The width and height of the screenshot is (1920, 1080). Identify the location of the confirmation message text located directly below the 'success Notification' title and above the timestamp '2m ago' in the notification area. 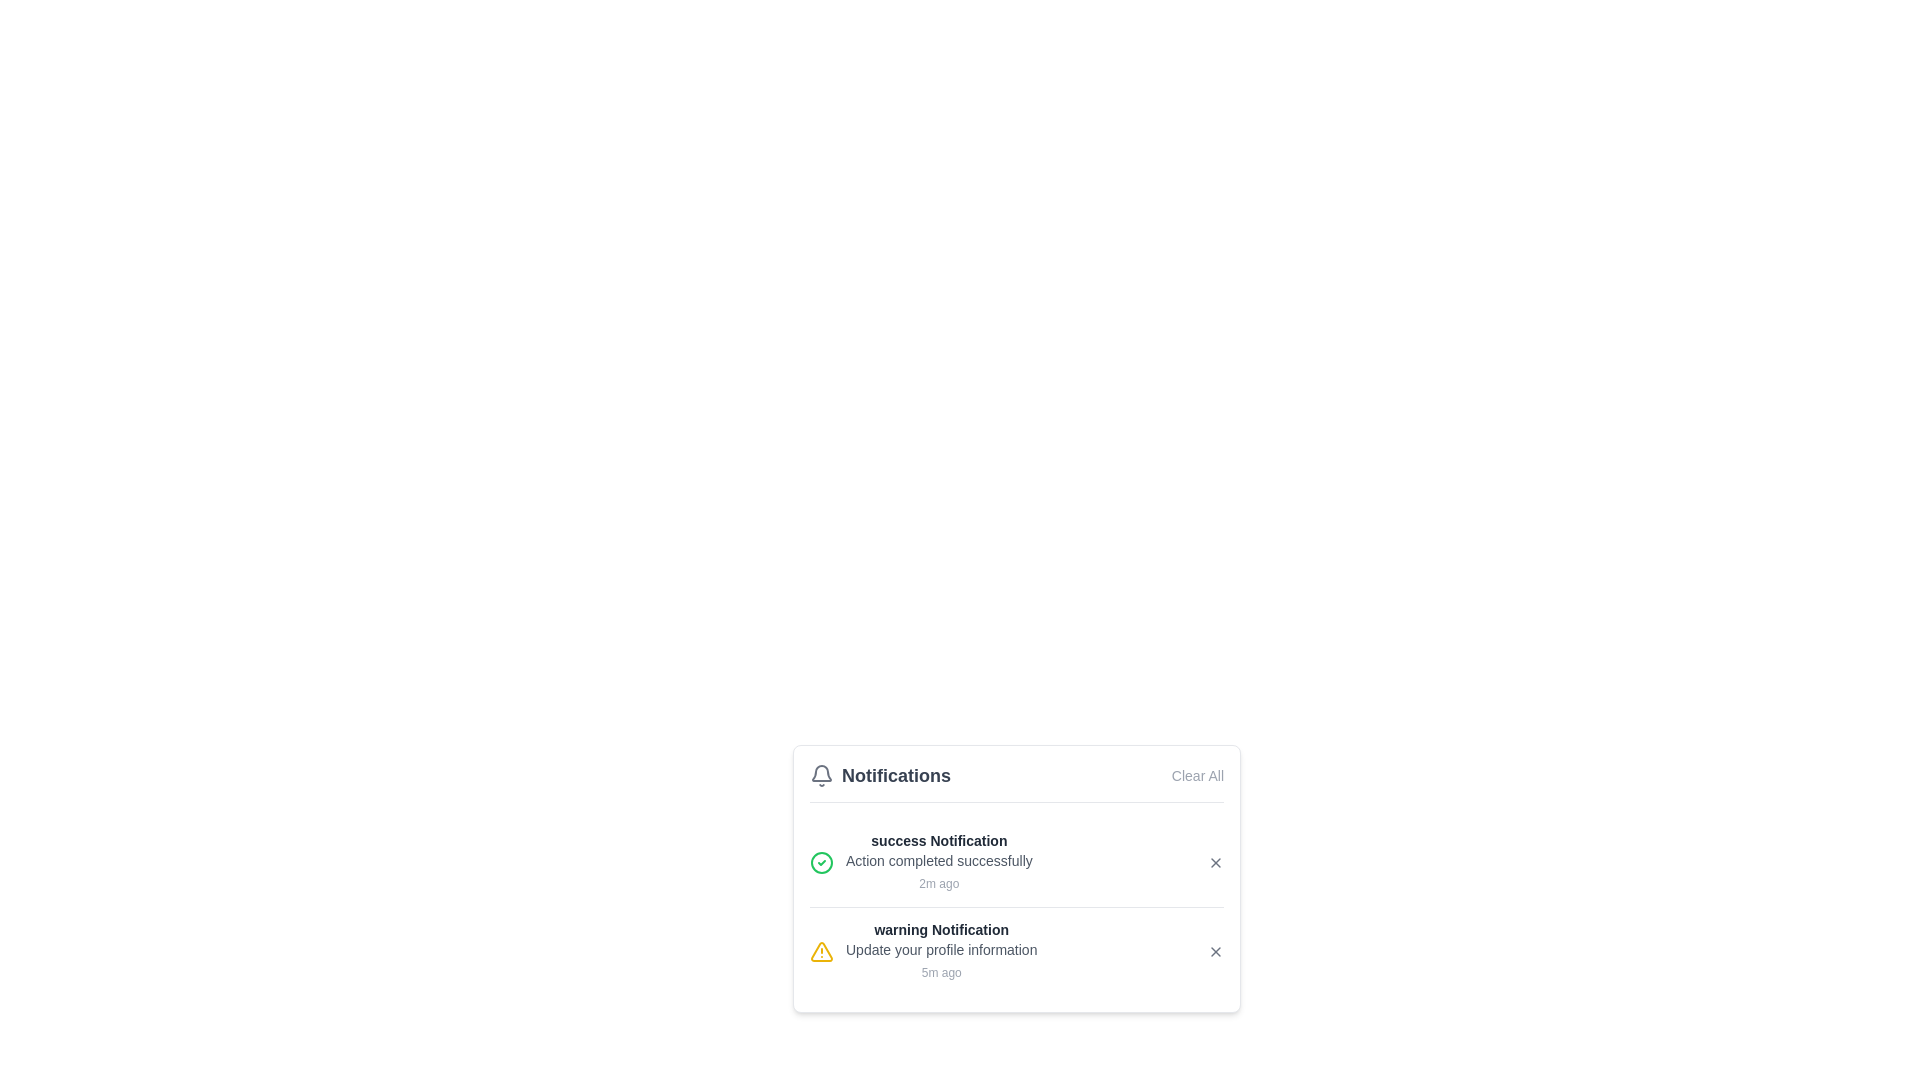
(938, 859).